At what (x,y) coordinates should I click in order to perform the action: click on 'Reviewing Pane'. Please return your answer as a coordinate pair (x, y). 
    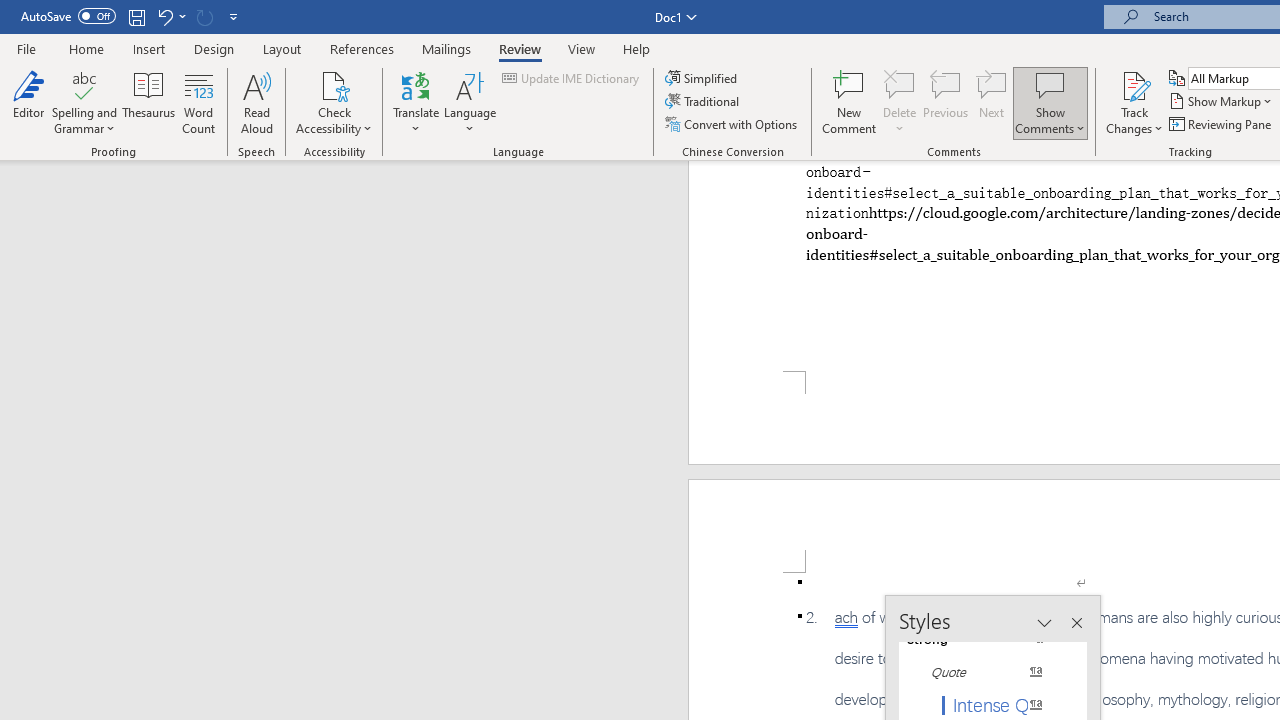
    Looking at the image, I should click on (1220, 124).